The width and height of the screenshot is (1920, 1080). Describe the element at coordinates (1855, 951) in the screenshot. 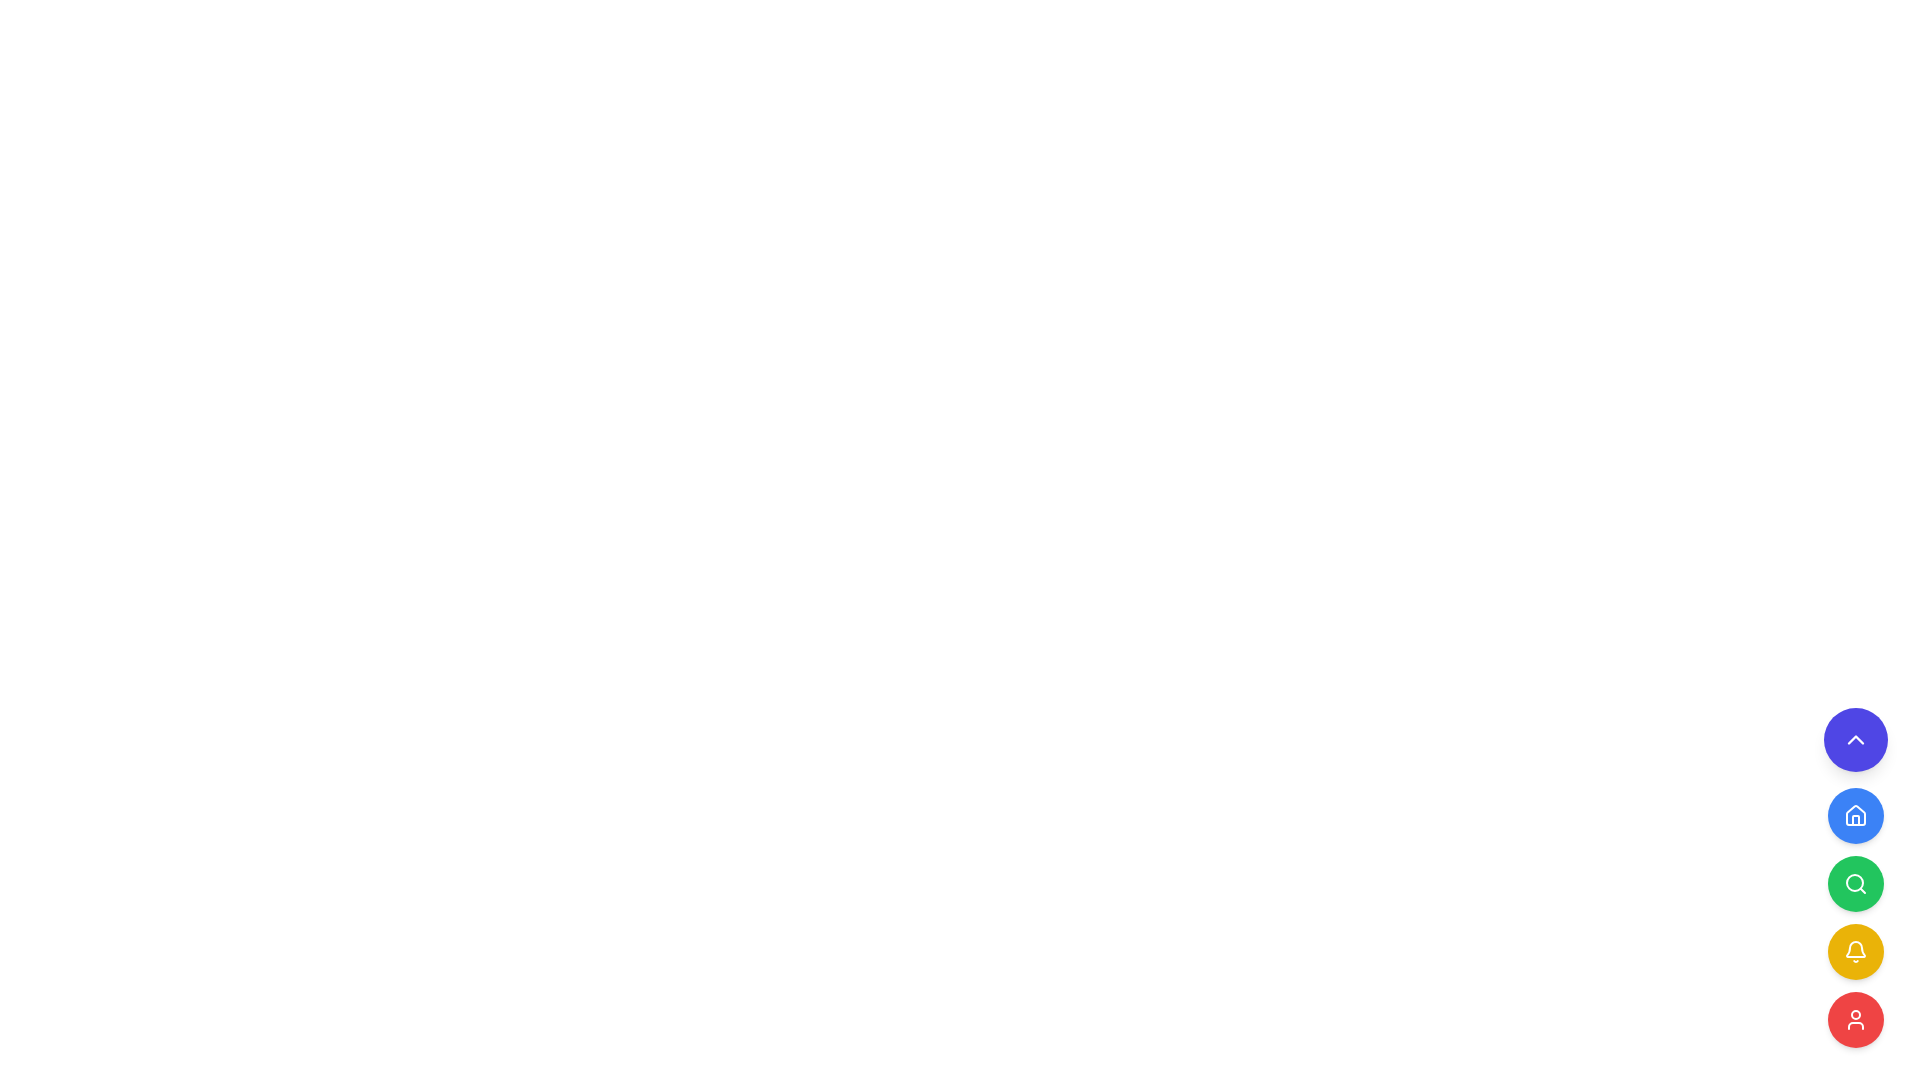

I see `the circular button with a bright yellow background and white bell icon, positioned fourth in a vertical sequence of buttons` at that location.